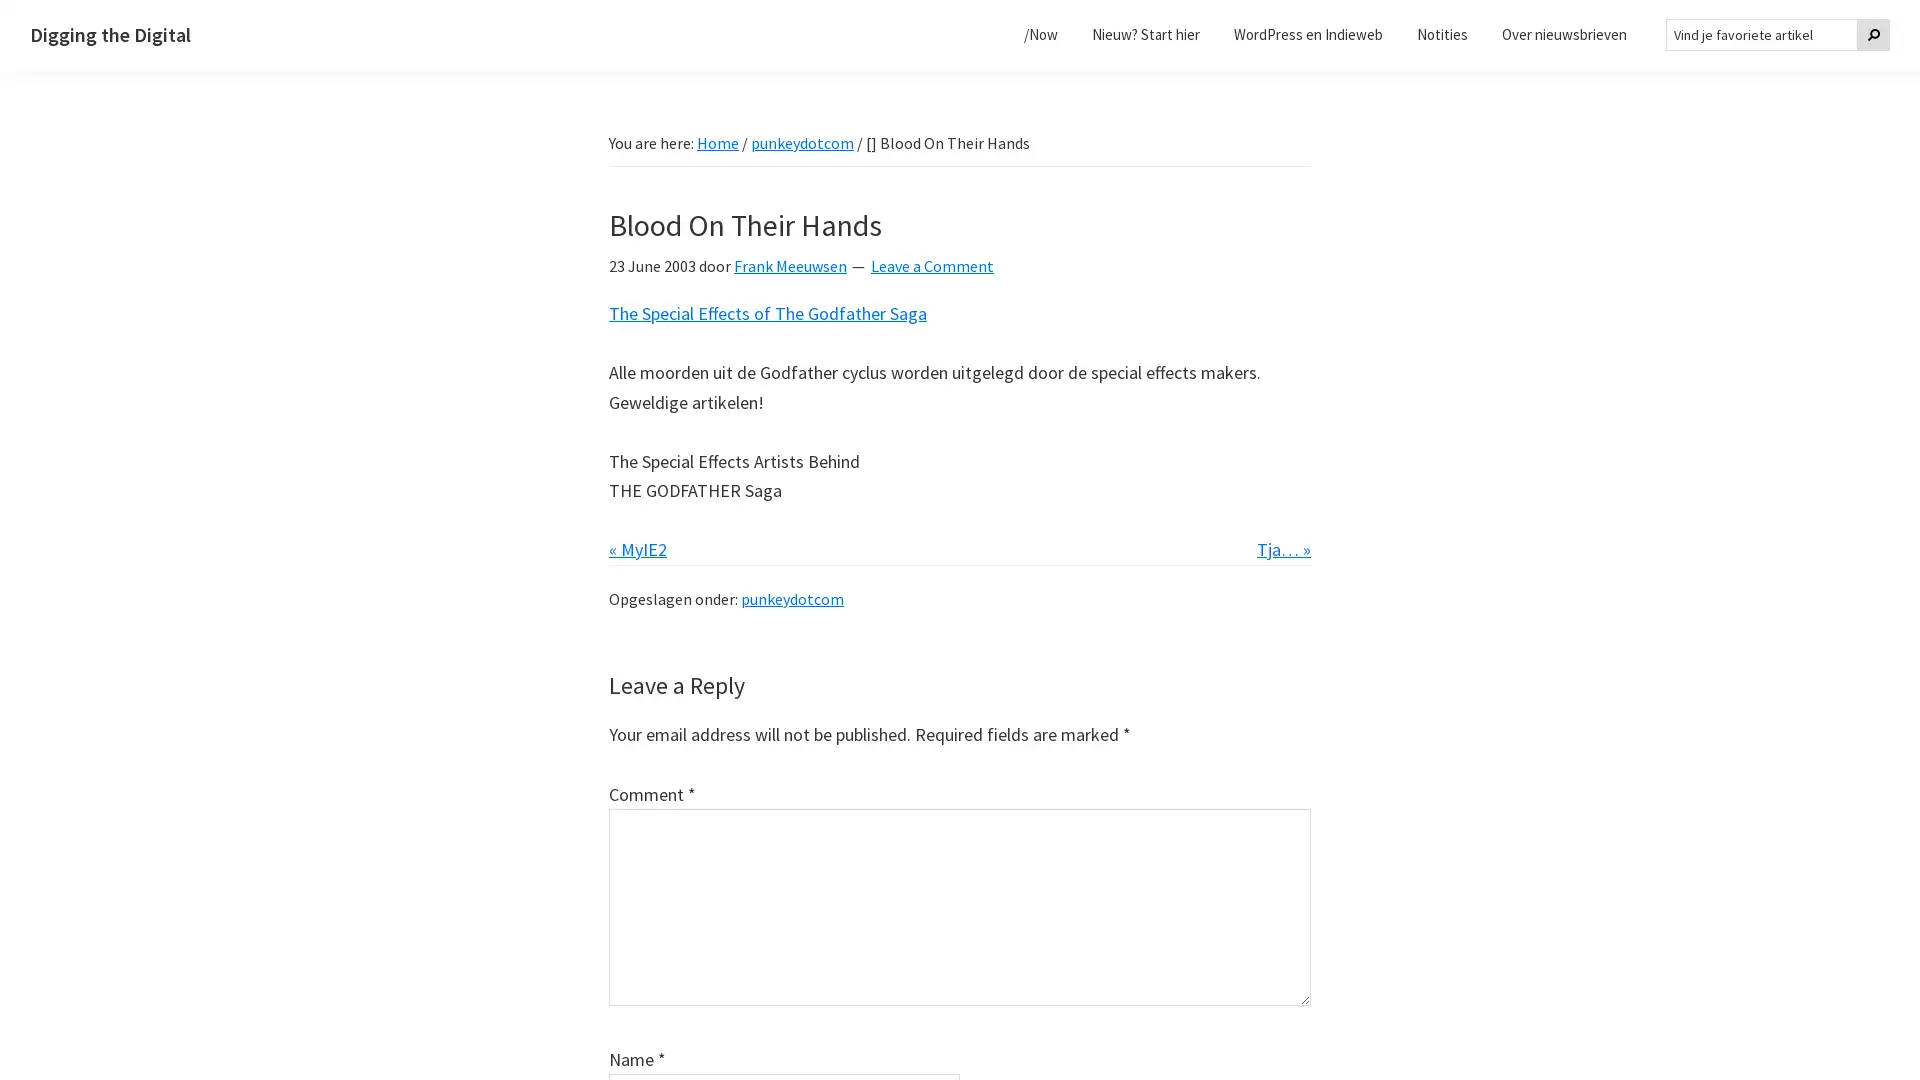 The image size is (1920, 1080). Describe the element at coordinates (1872, 34) in the screenshot. I see `Search` at that location.